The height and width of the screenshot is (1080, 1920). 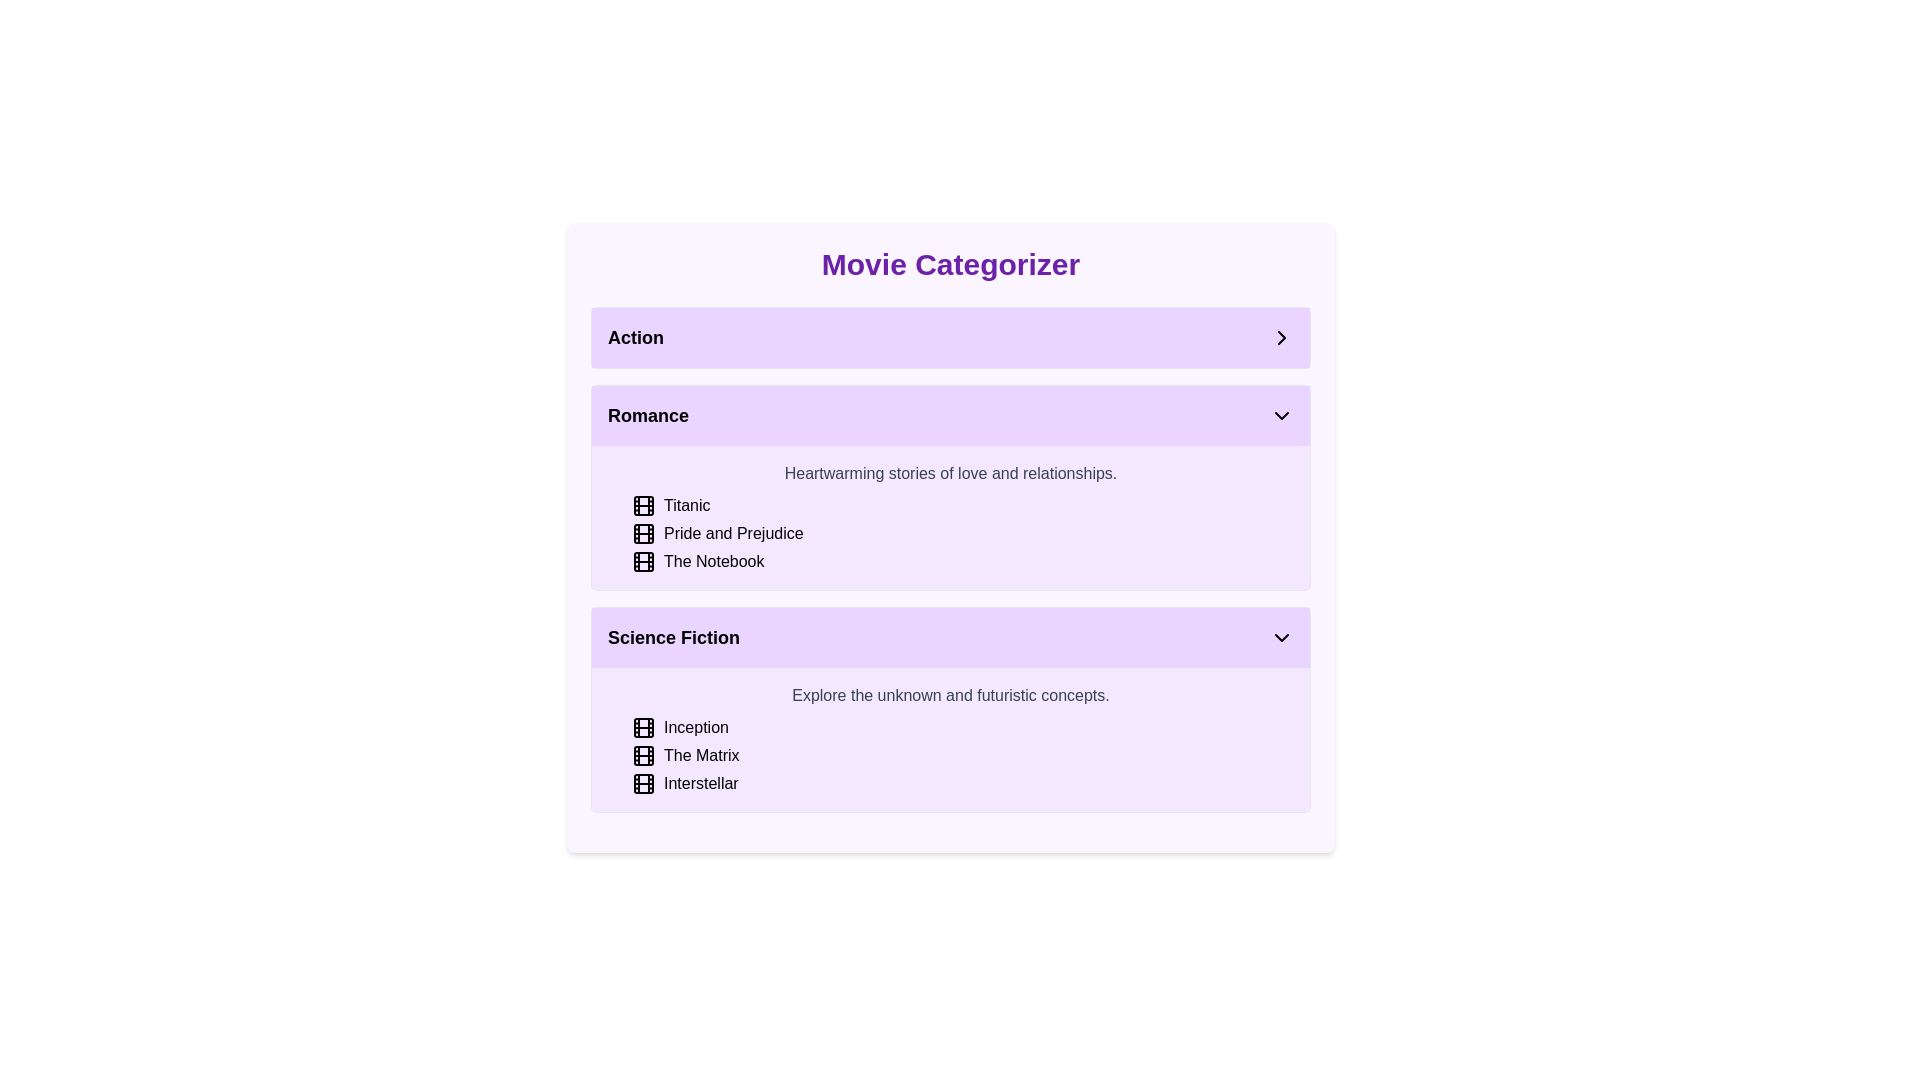 I want to click on the filmstrip icon located to the left of the 'Pride and Prejudice' text label in the 'Romance' category, so click(x=643, y=532).